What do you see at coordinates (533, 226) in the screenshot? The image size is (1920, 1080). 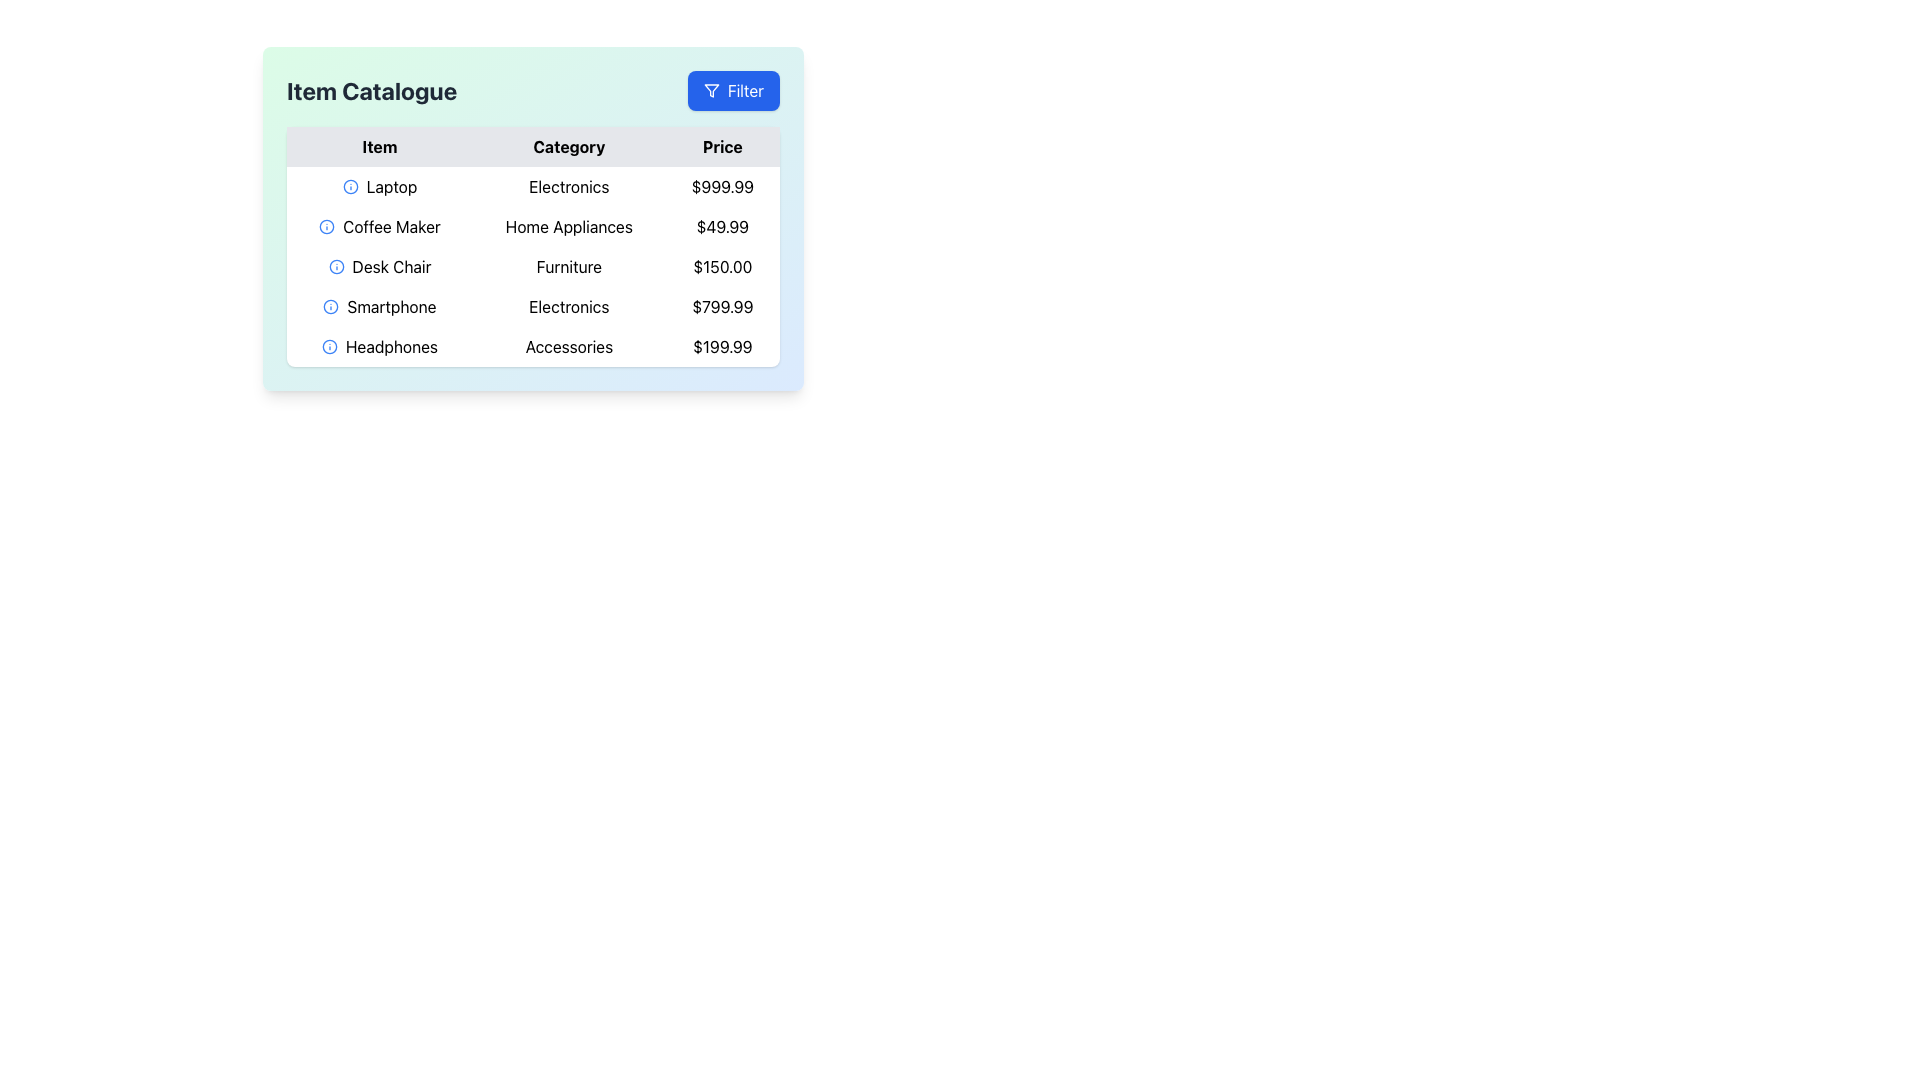 I see `the second row of the Item Catalogue table that contains 'Coffee Maker', 'Home Appliances', and '$49.99'` at bounding box center [533, 226].